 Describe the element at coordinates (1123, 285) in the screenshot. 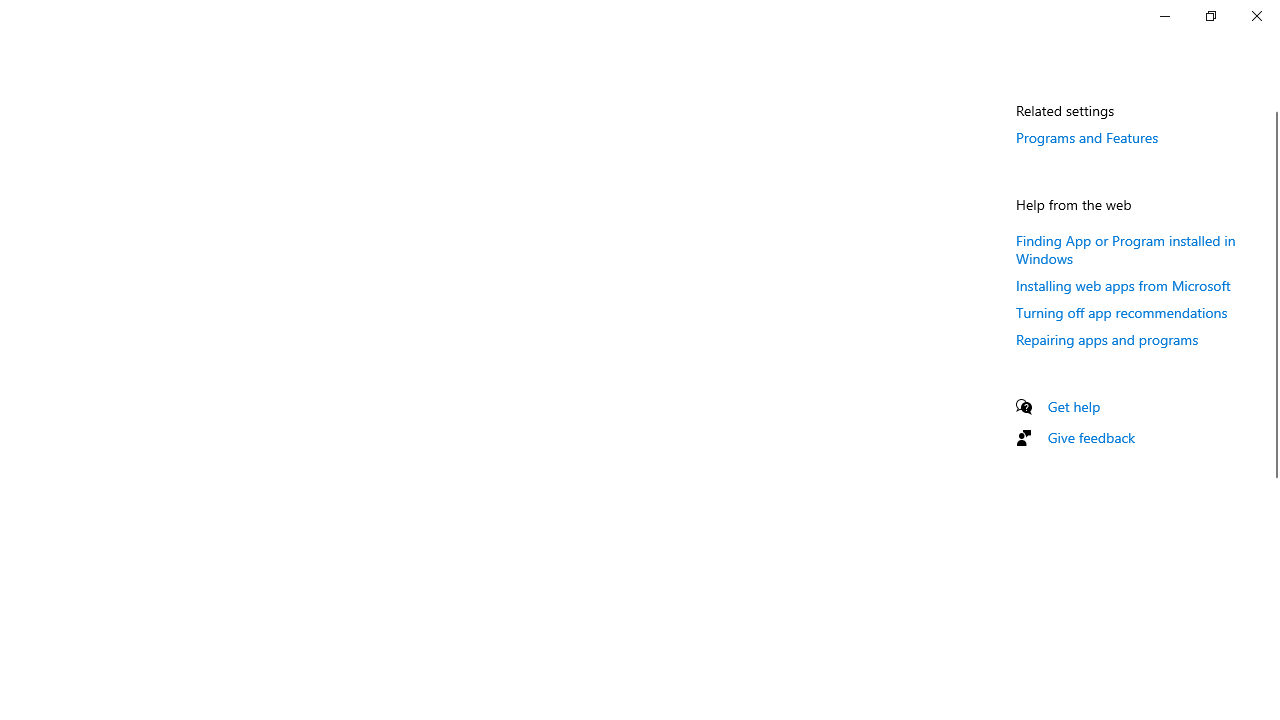

I see `'Installing web apps from Microsoft'` at that location.